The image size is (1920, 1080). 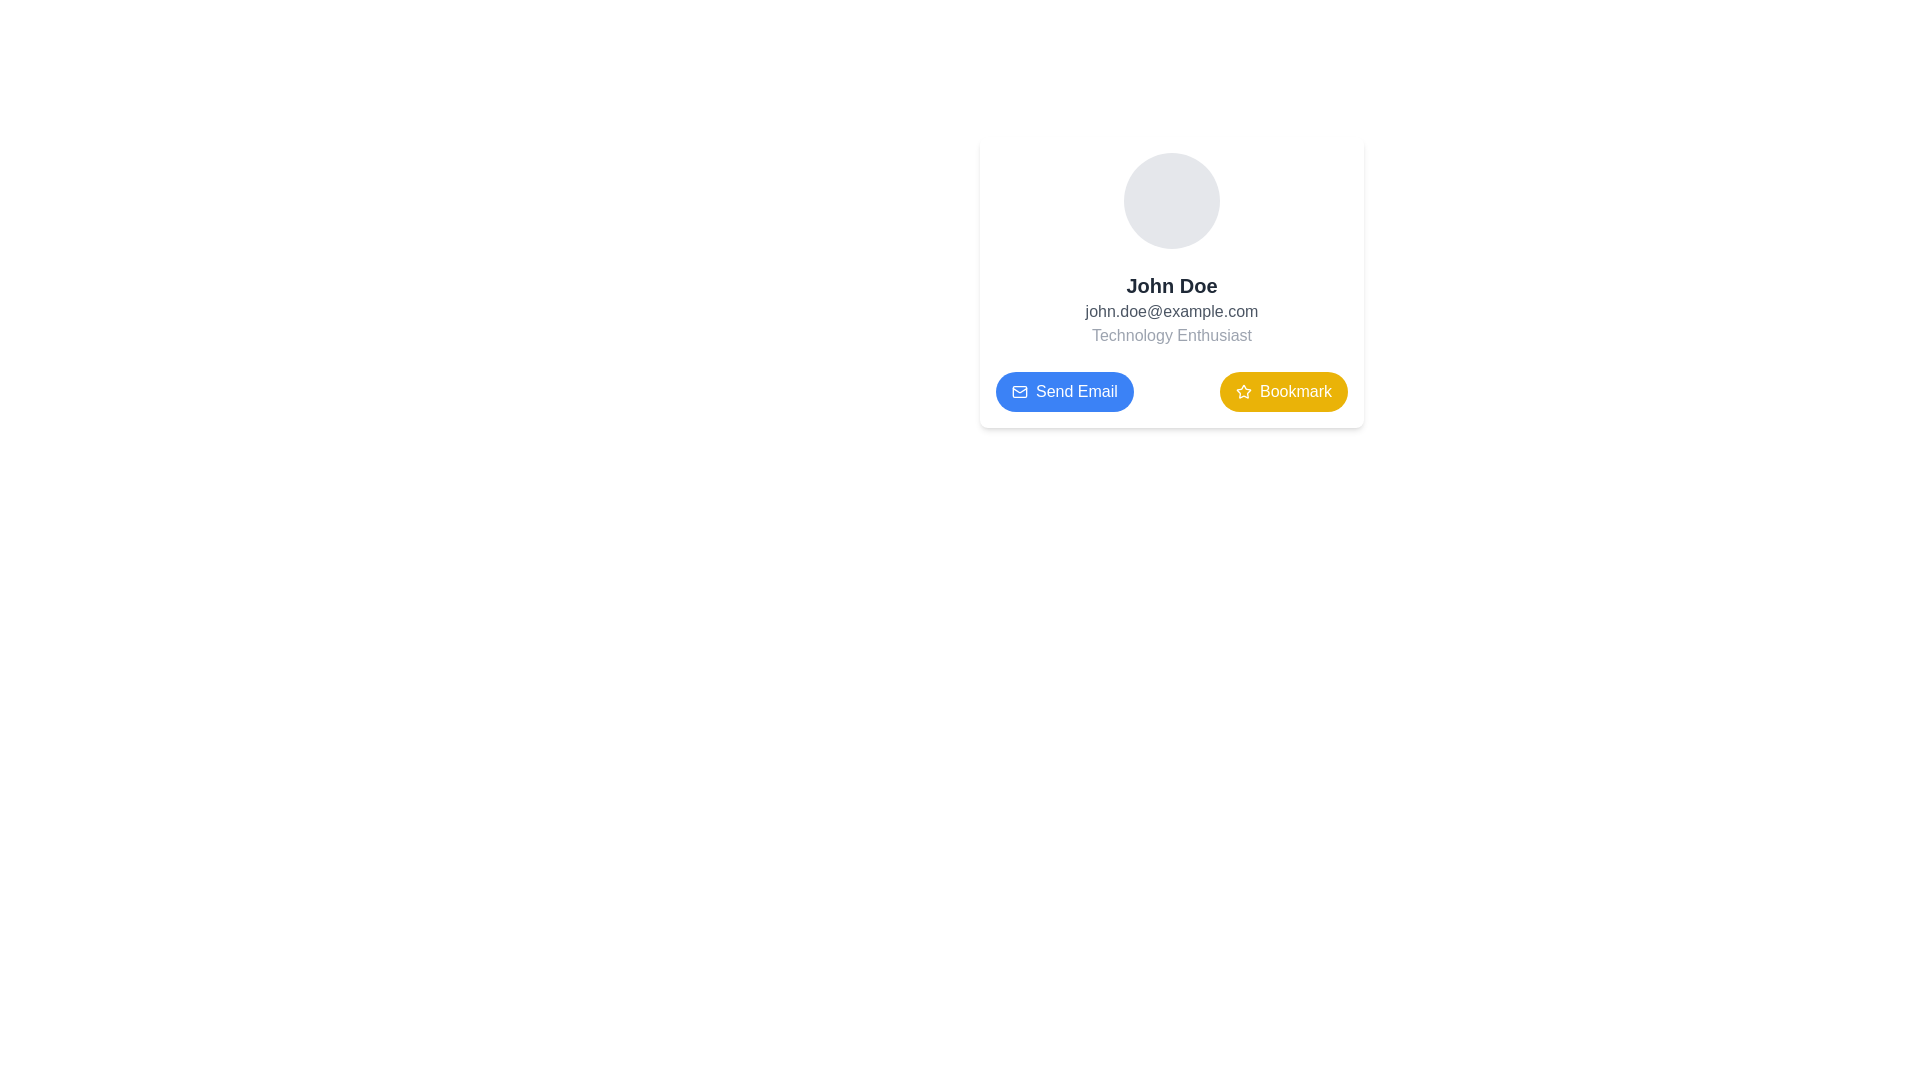 I want to click on the user name label located centrally beneath the circular avatar in the user profile layout, so click(x=1171, y=285).